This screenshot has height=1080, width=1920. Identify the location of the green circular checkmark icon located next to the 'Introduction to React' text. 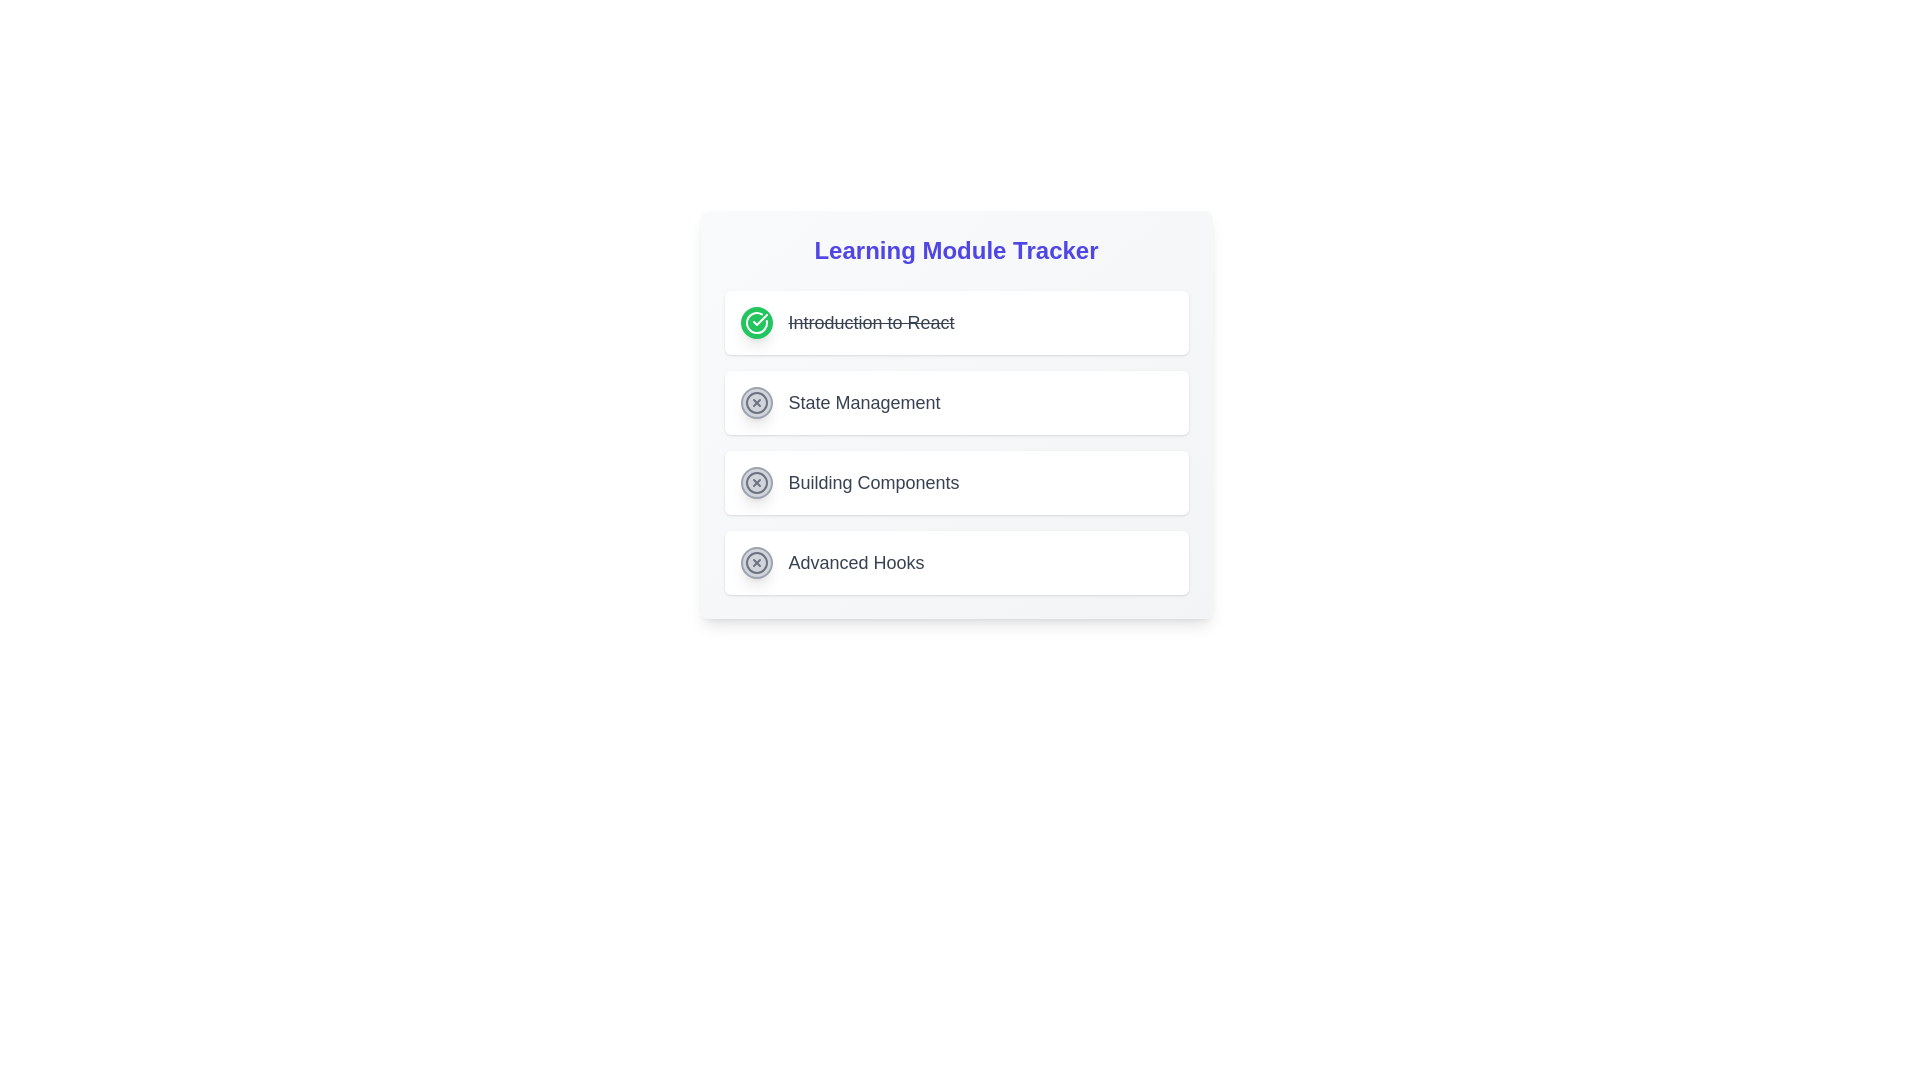
(758, 319).